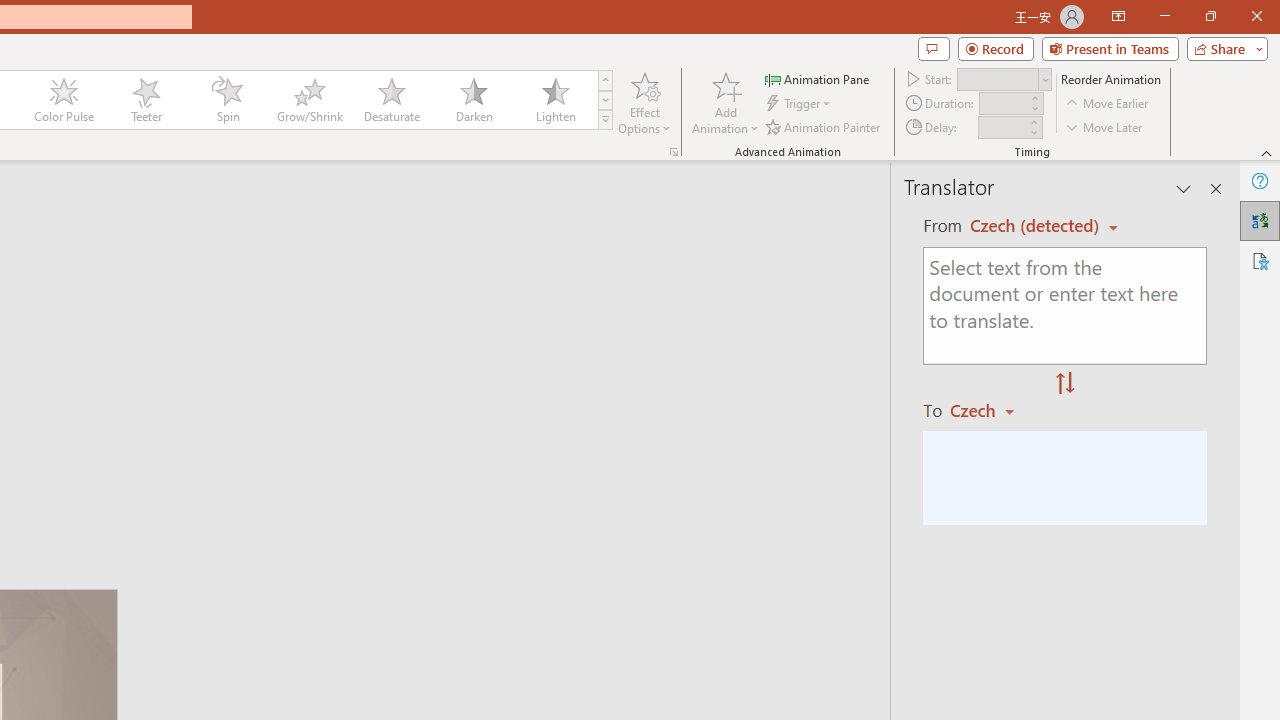  What do you see at coordinates (1033, 132) in the screenshot?
I see `'Less'` at bounding box center [1033, 132].